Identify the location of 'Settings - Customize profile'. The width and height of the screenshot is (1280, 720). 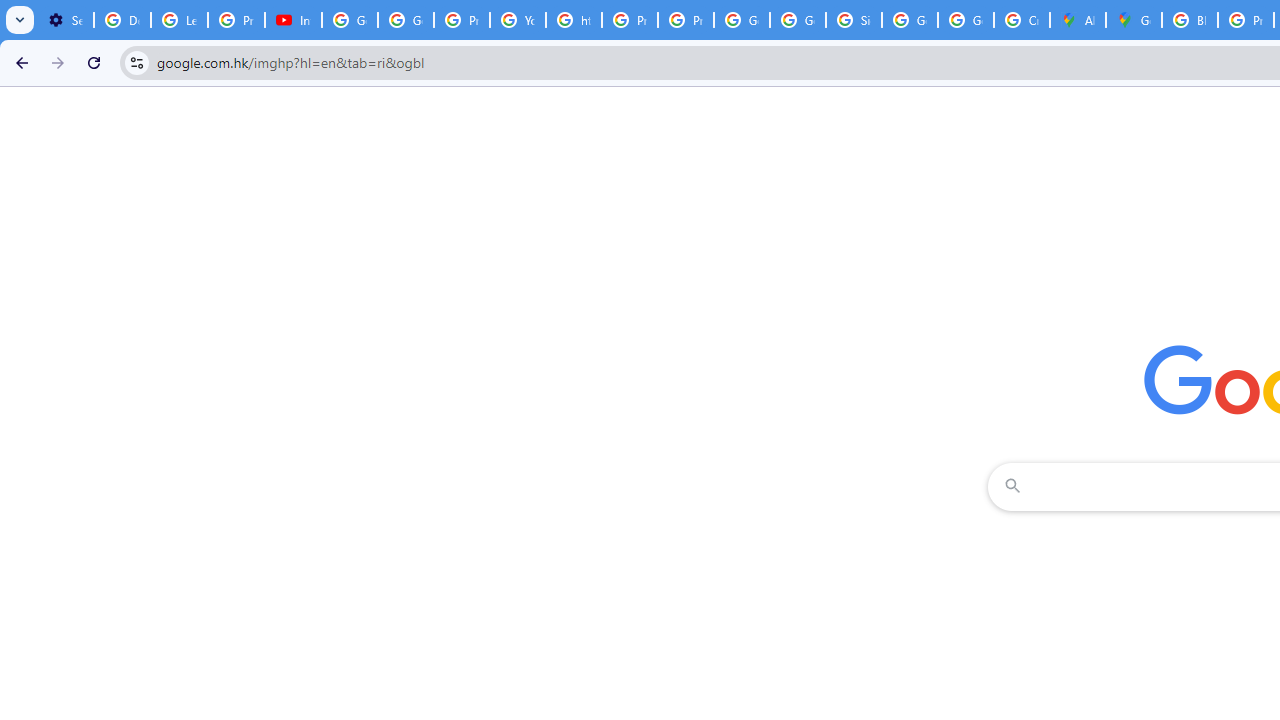
(65, 20).